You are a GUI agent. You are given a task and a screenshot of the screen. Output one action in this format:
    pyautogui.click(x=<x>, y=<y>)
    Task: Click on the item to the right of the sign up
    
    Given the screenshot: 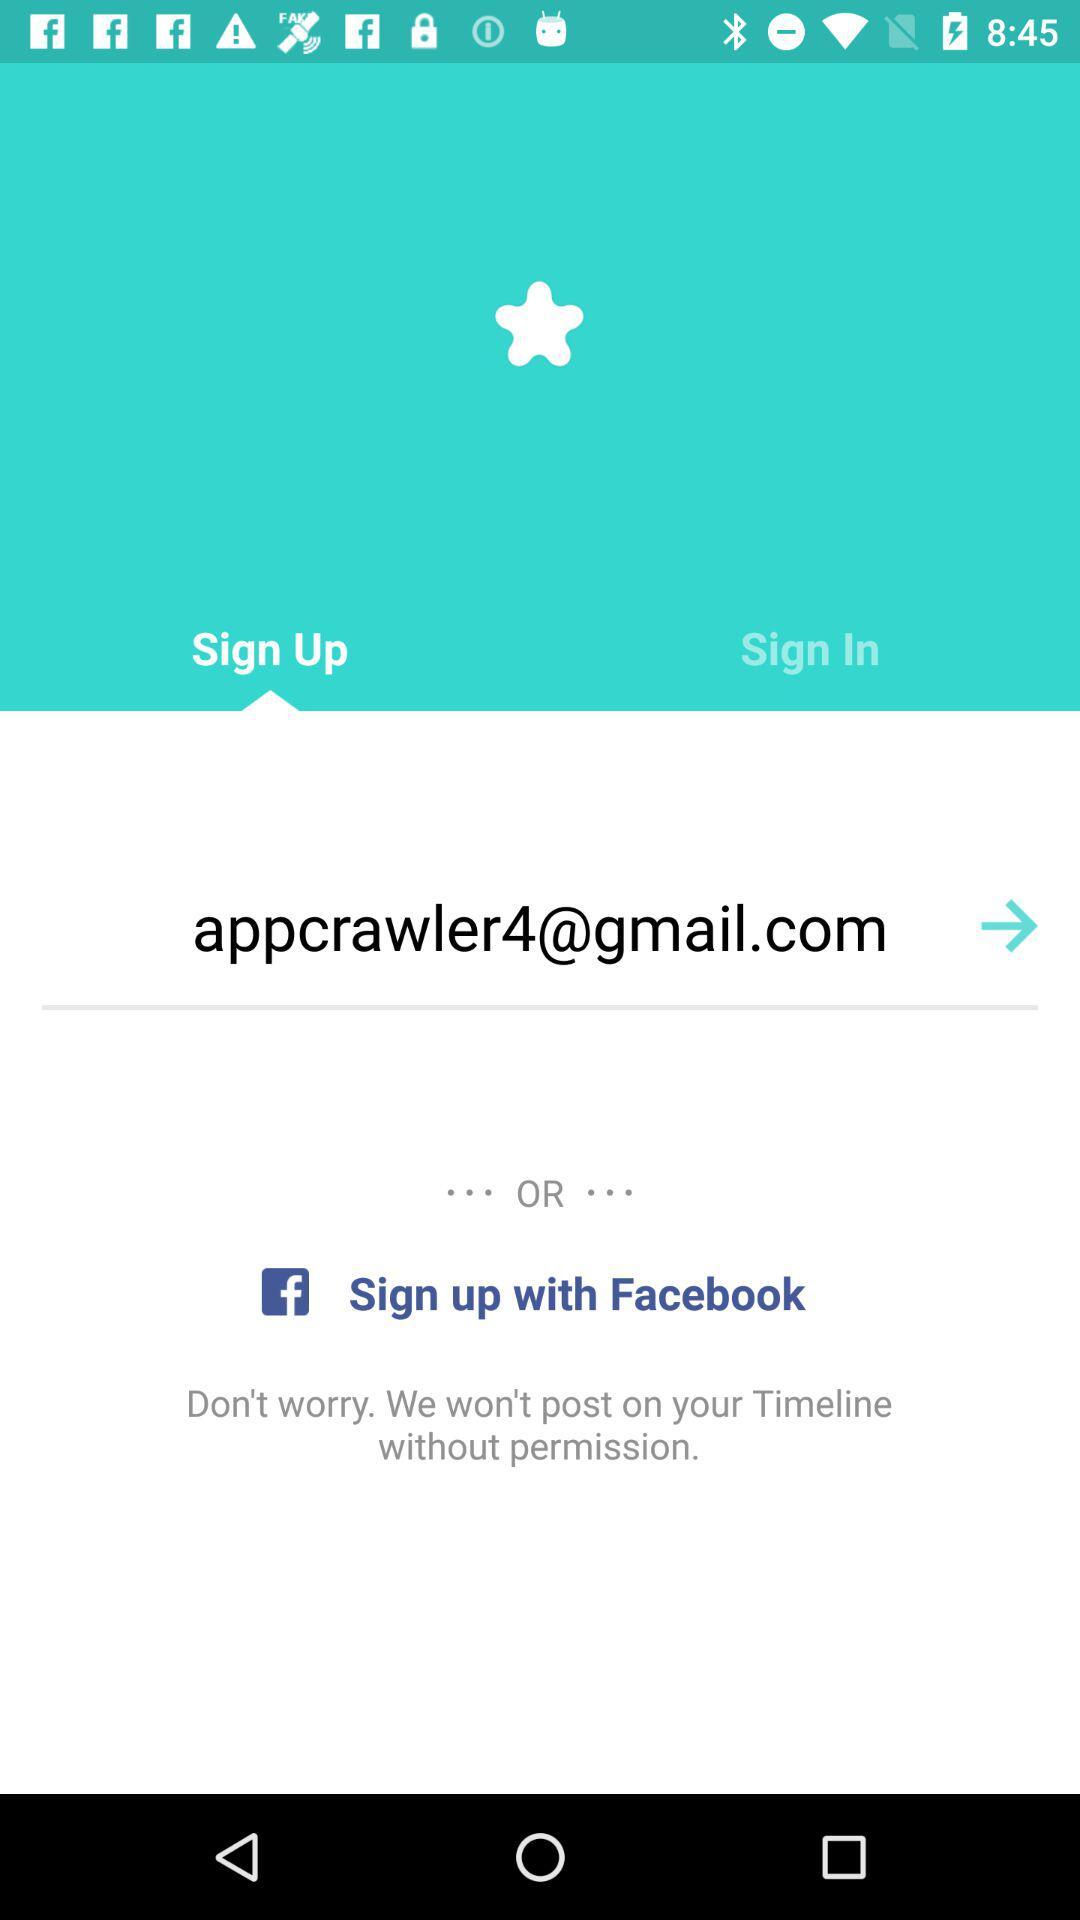 What is the action you would take?
    pyautogui.click(x=810, y=648)
    